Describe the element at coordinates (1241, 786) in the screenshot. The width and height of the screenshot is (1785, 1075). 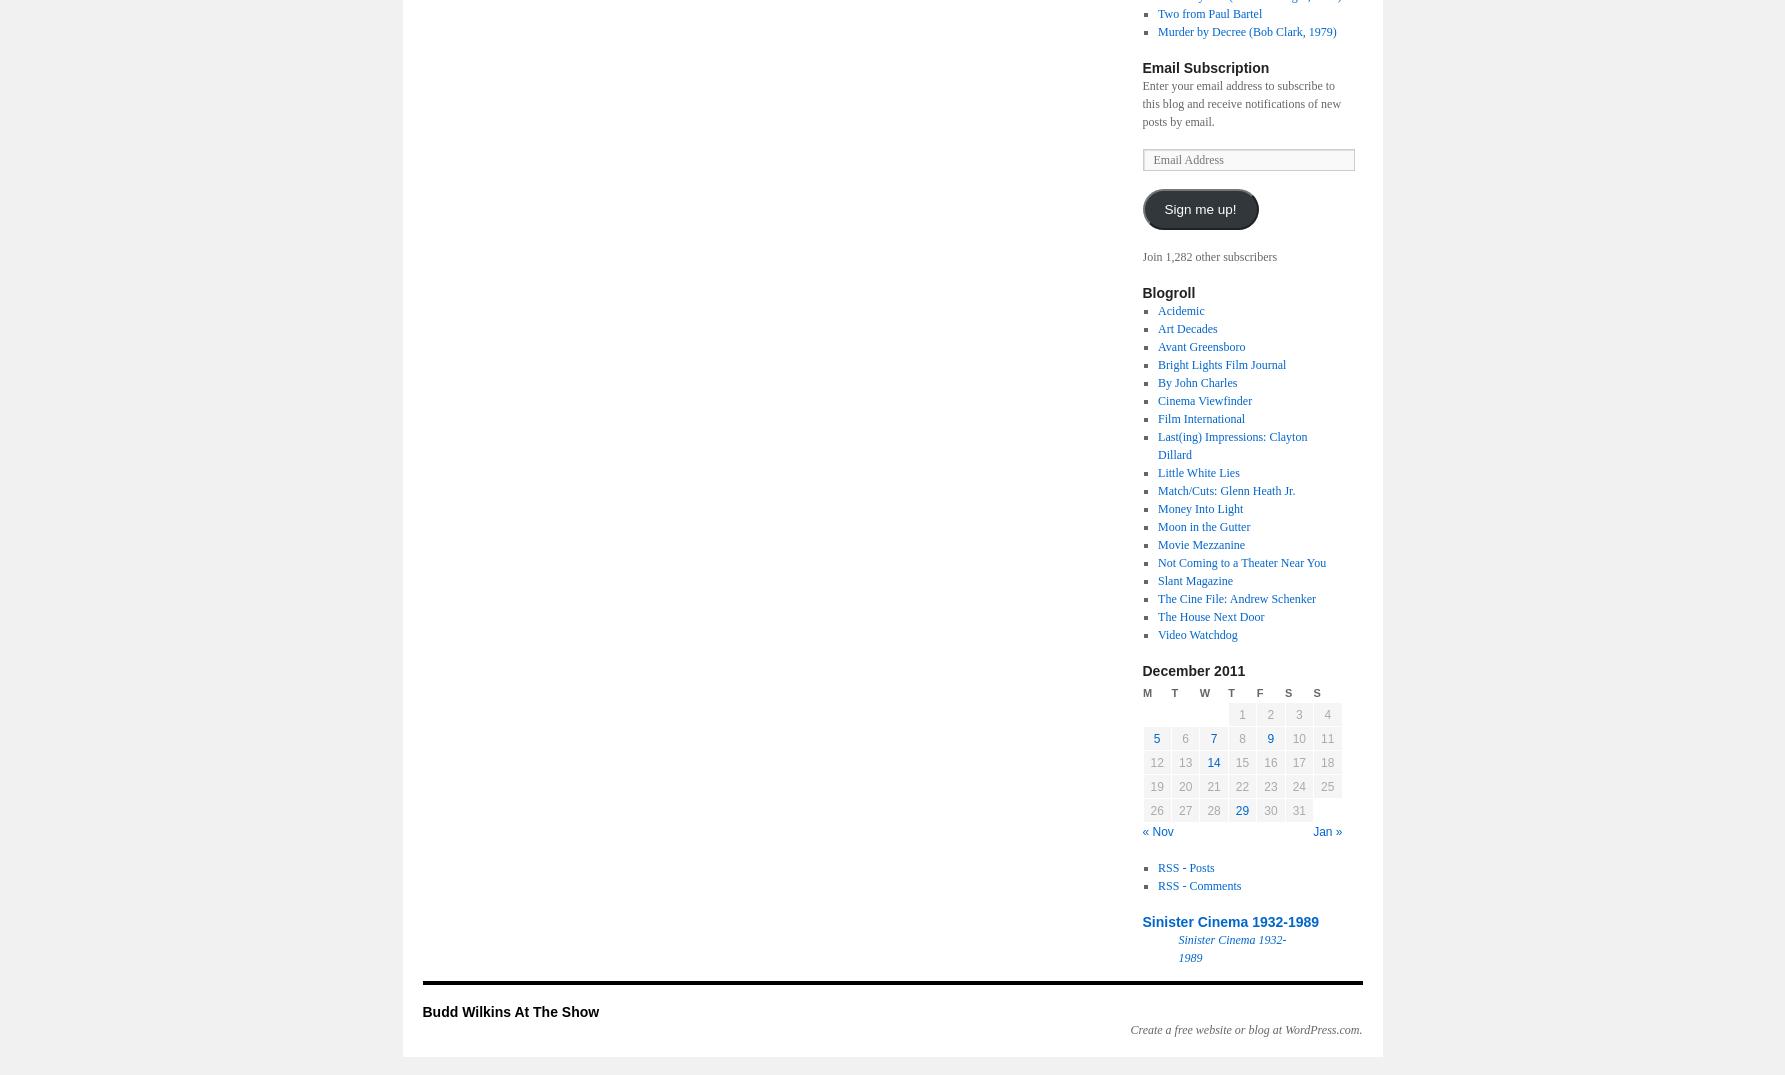
I see `'22'` at that location.